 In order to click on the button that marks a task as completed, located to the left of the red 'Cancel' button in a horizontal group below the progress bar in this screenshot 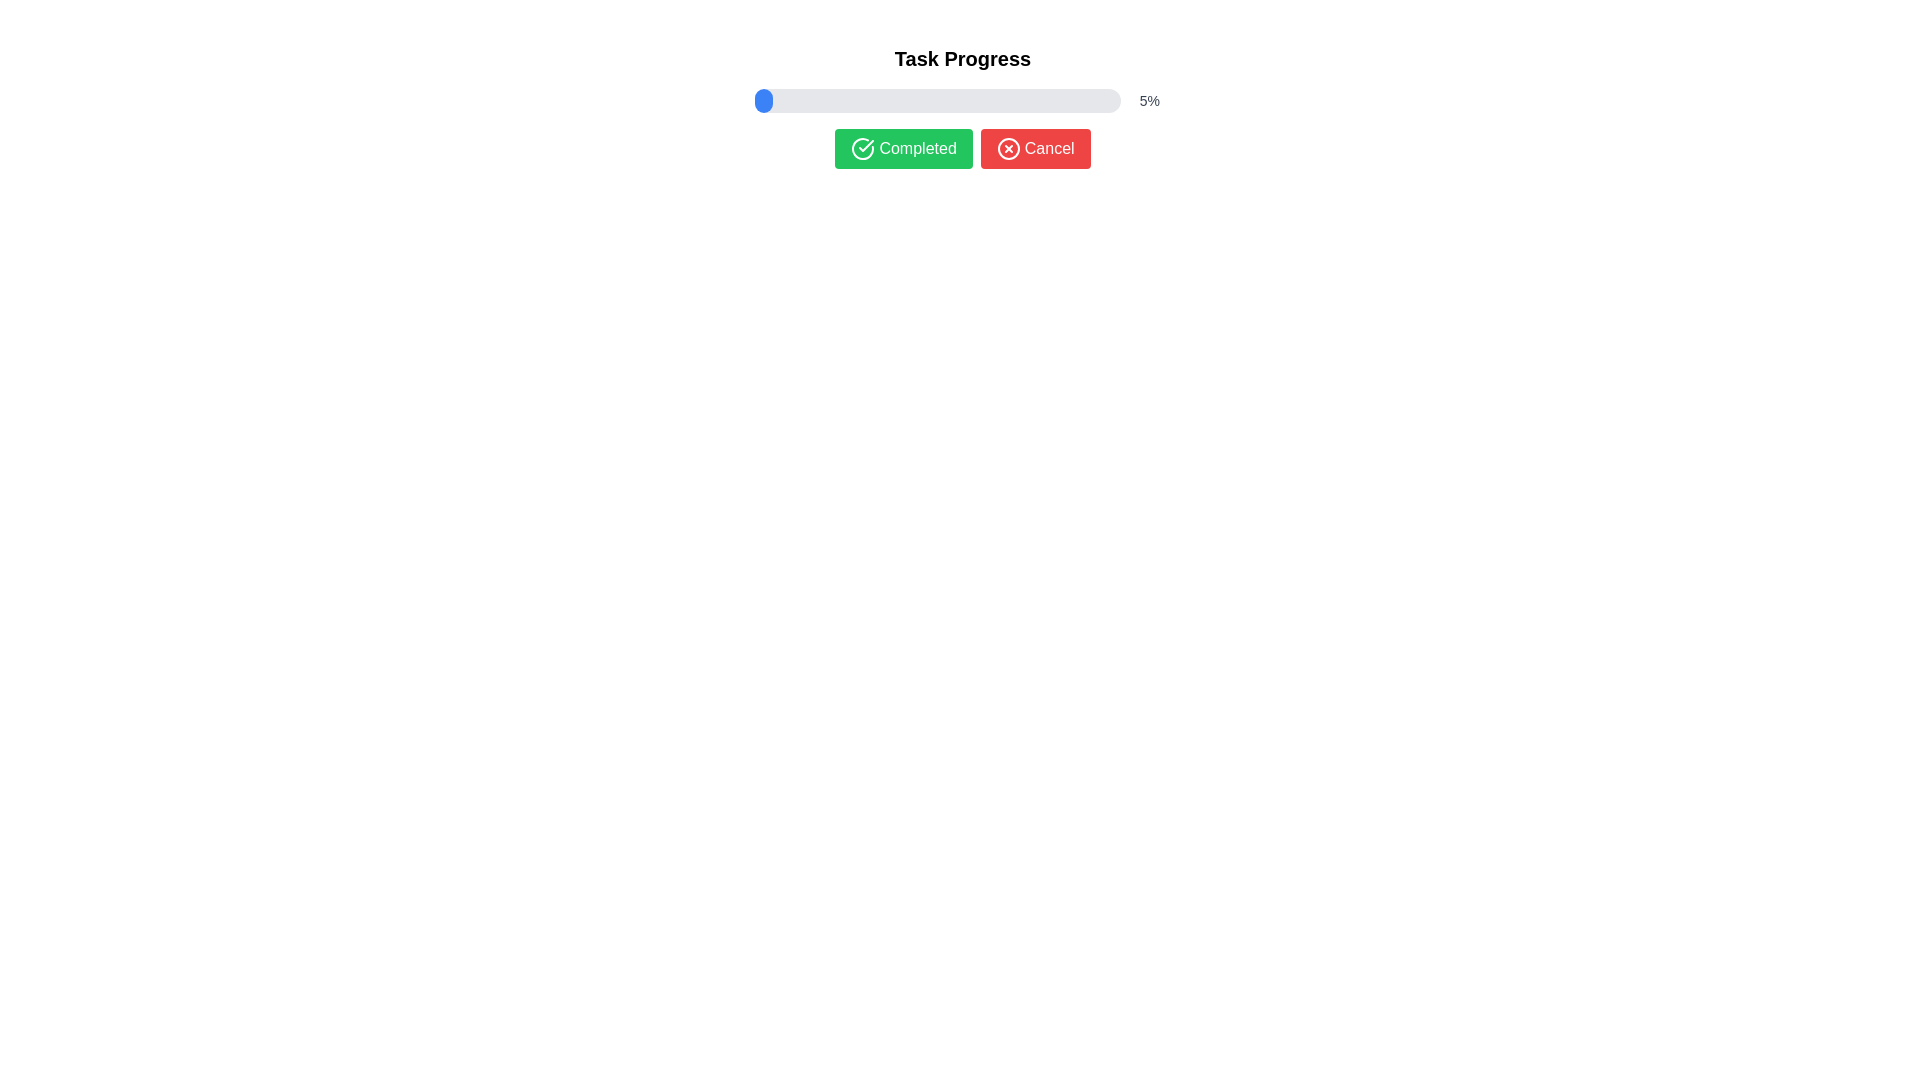, I will do `click(903, 148)`.